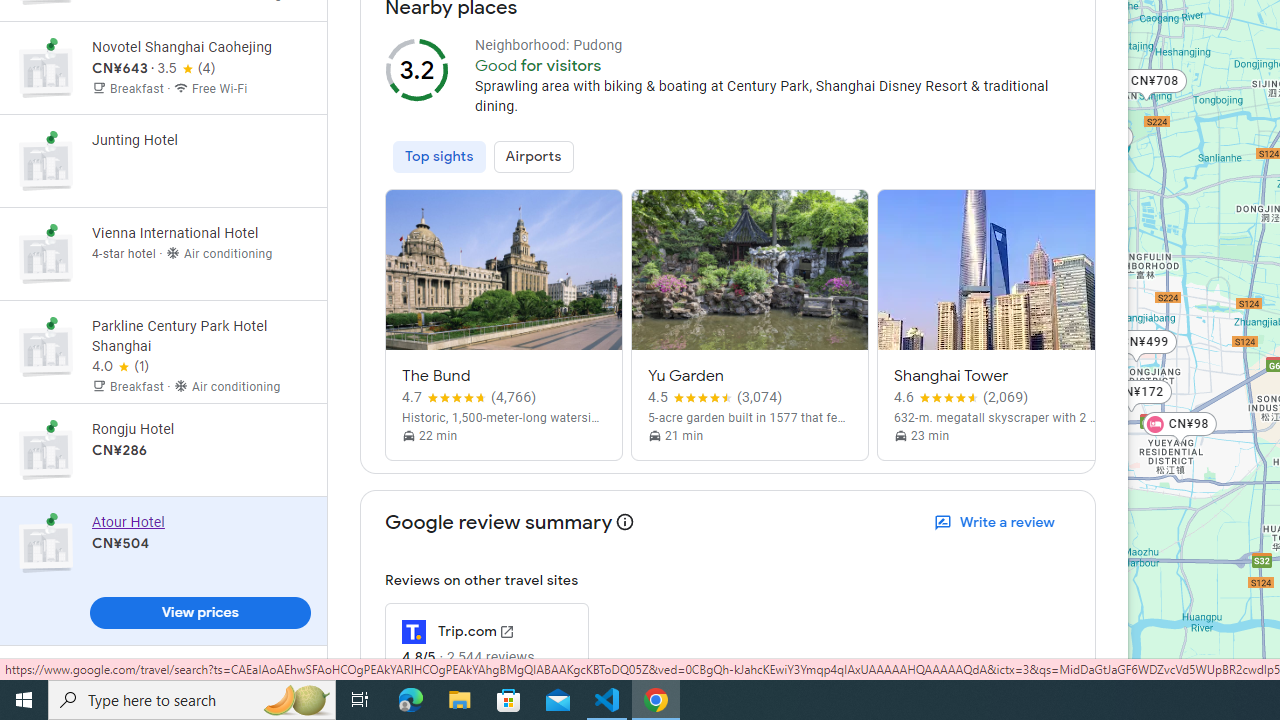 The height and width of the screenshot is (720, 1280). What do you see at coordinates (200, 616) in the screenshot?
I see `'View prices for Atour Hotel'` at bounding box center [200, 616].